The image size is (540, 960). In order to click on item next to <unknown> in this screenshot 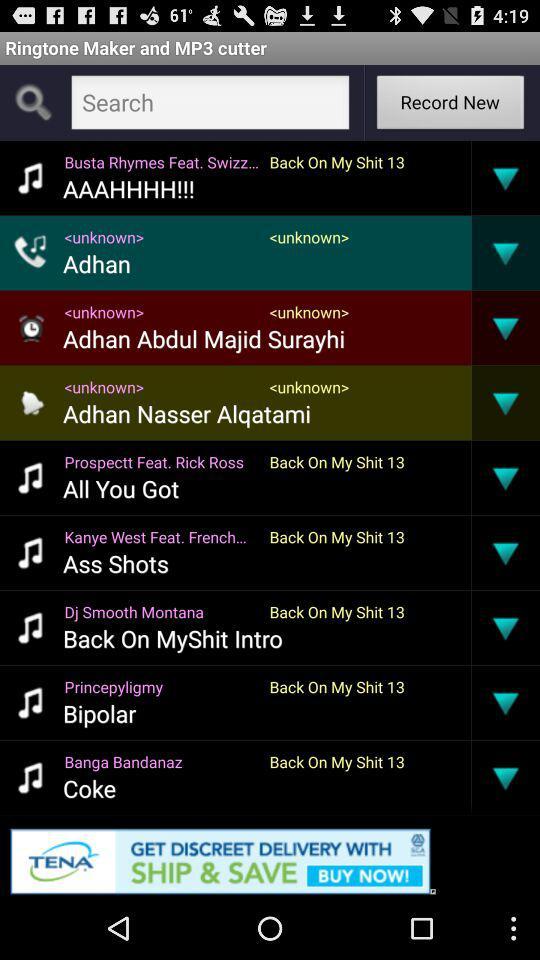, I will do `click(471, 327)`.